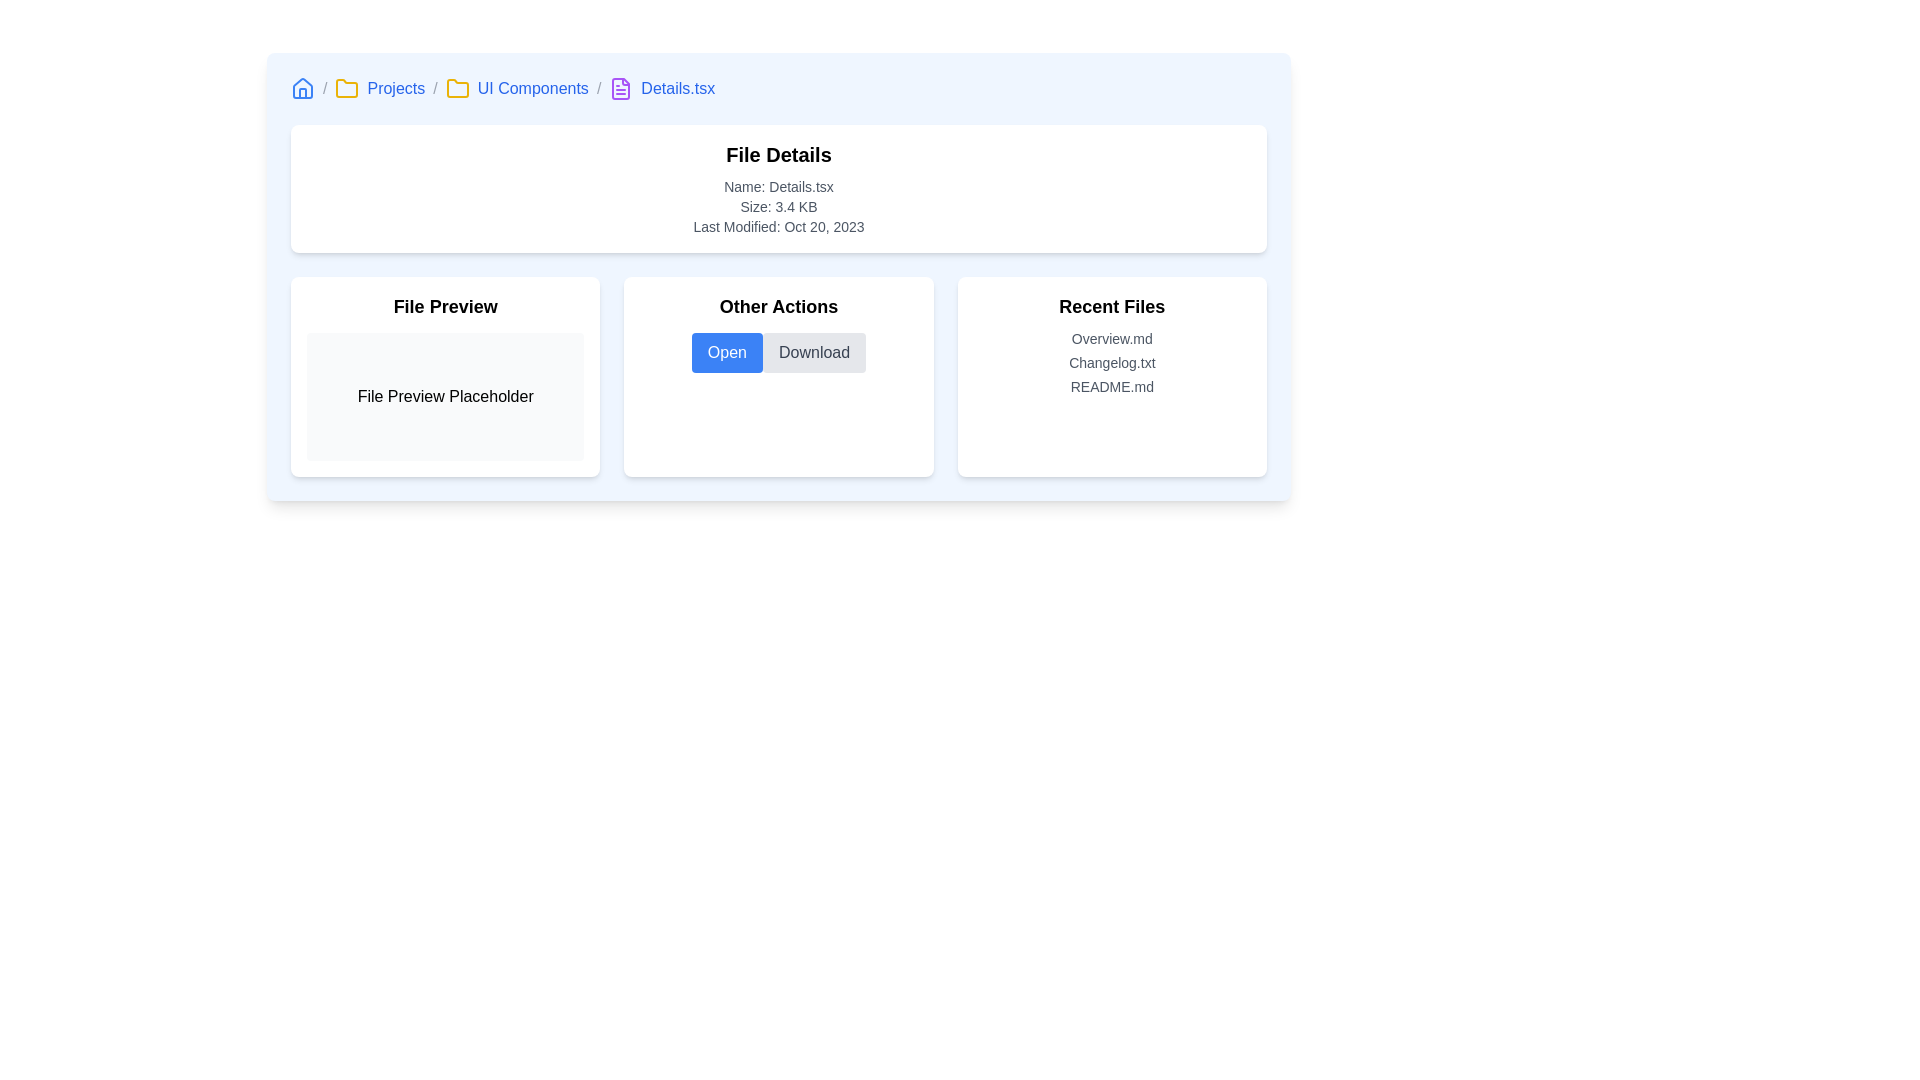  I want to click on the 'Projects' text link in the breadcrumb navigation bar to potentially reveal additional information, so click(396, 87).